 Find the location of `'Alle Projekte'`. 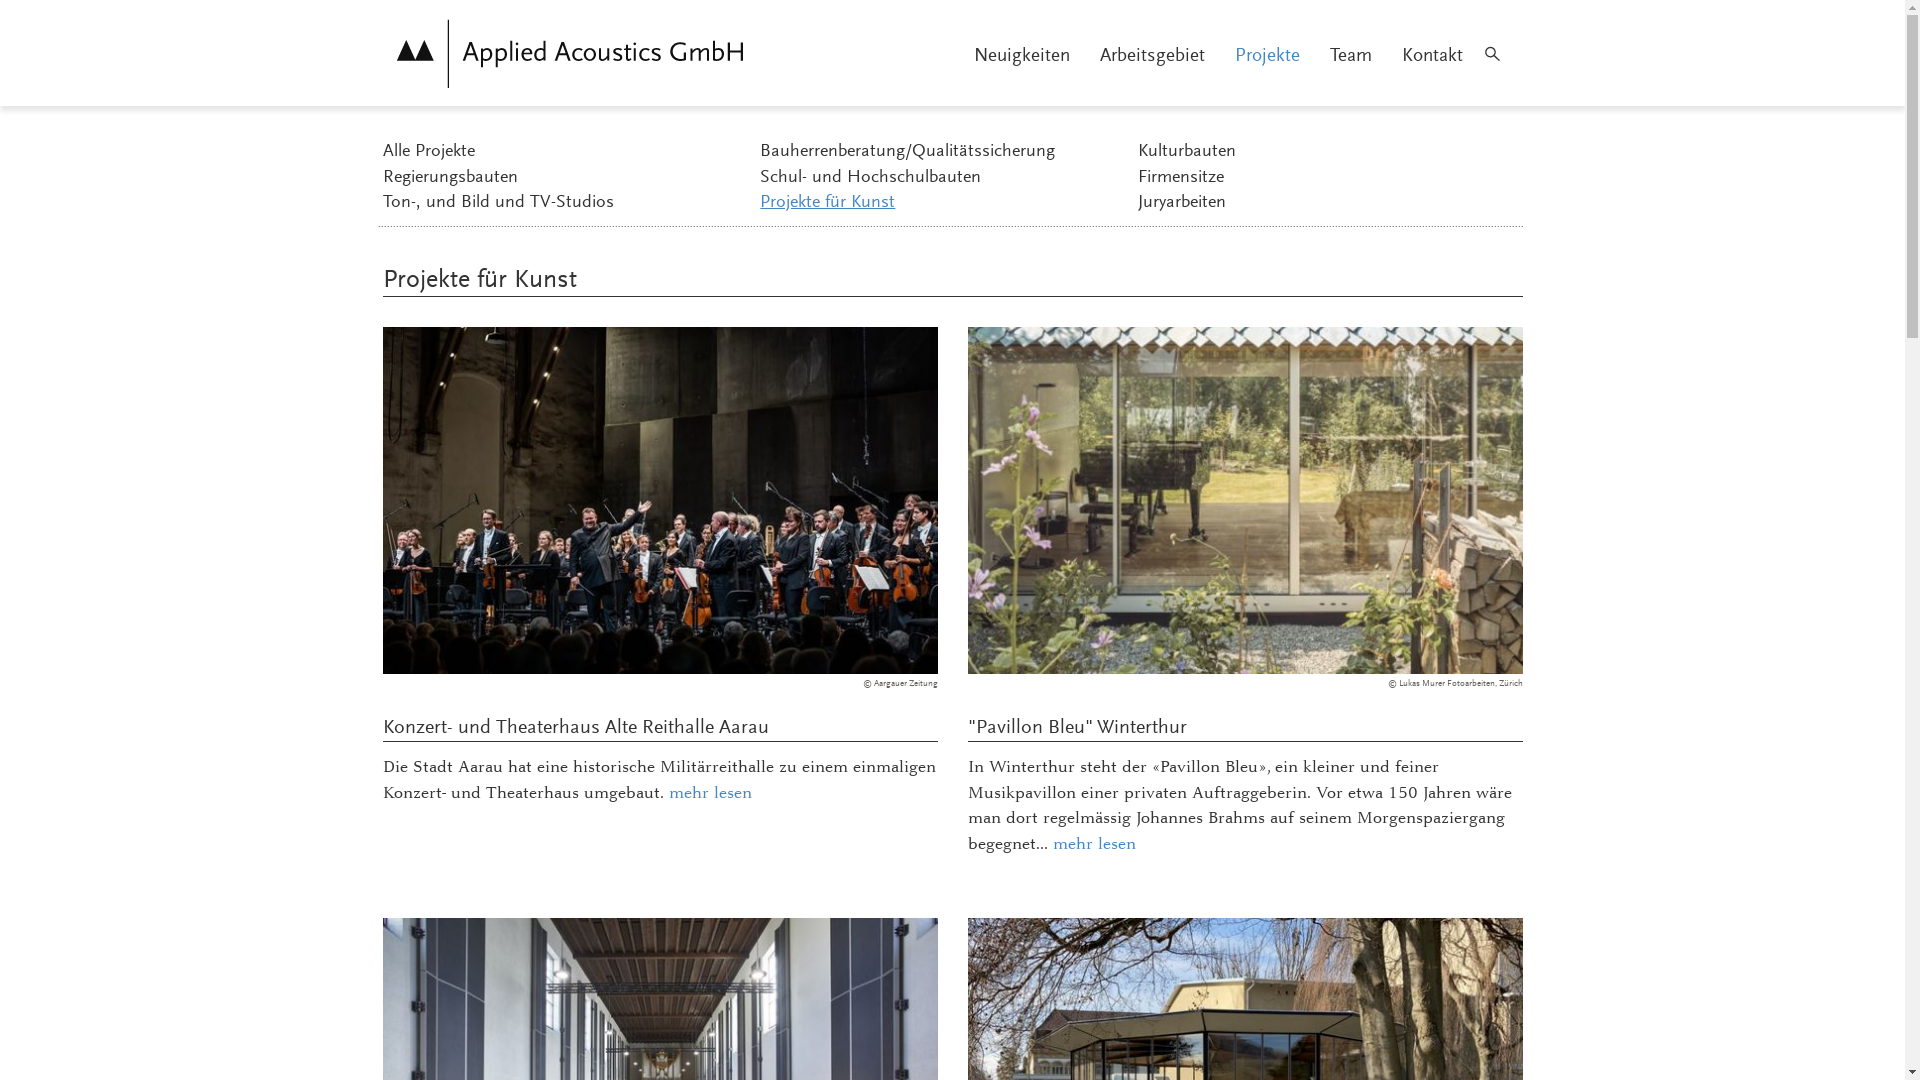

'Alle Projekte' is located at coordinates (565, 152).